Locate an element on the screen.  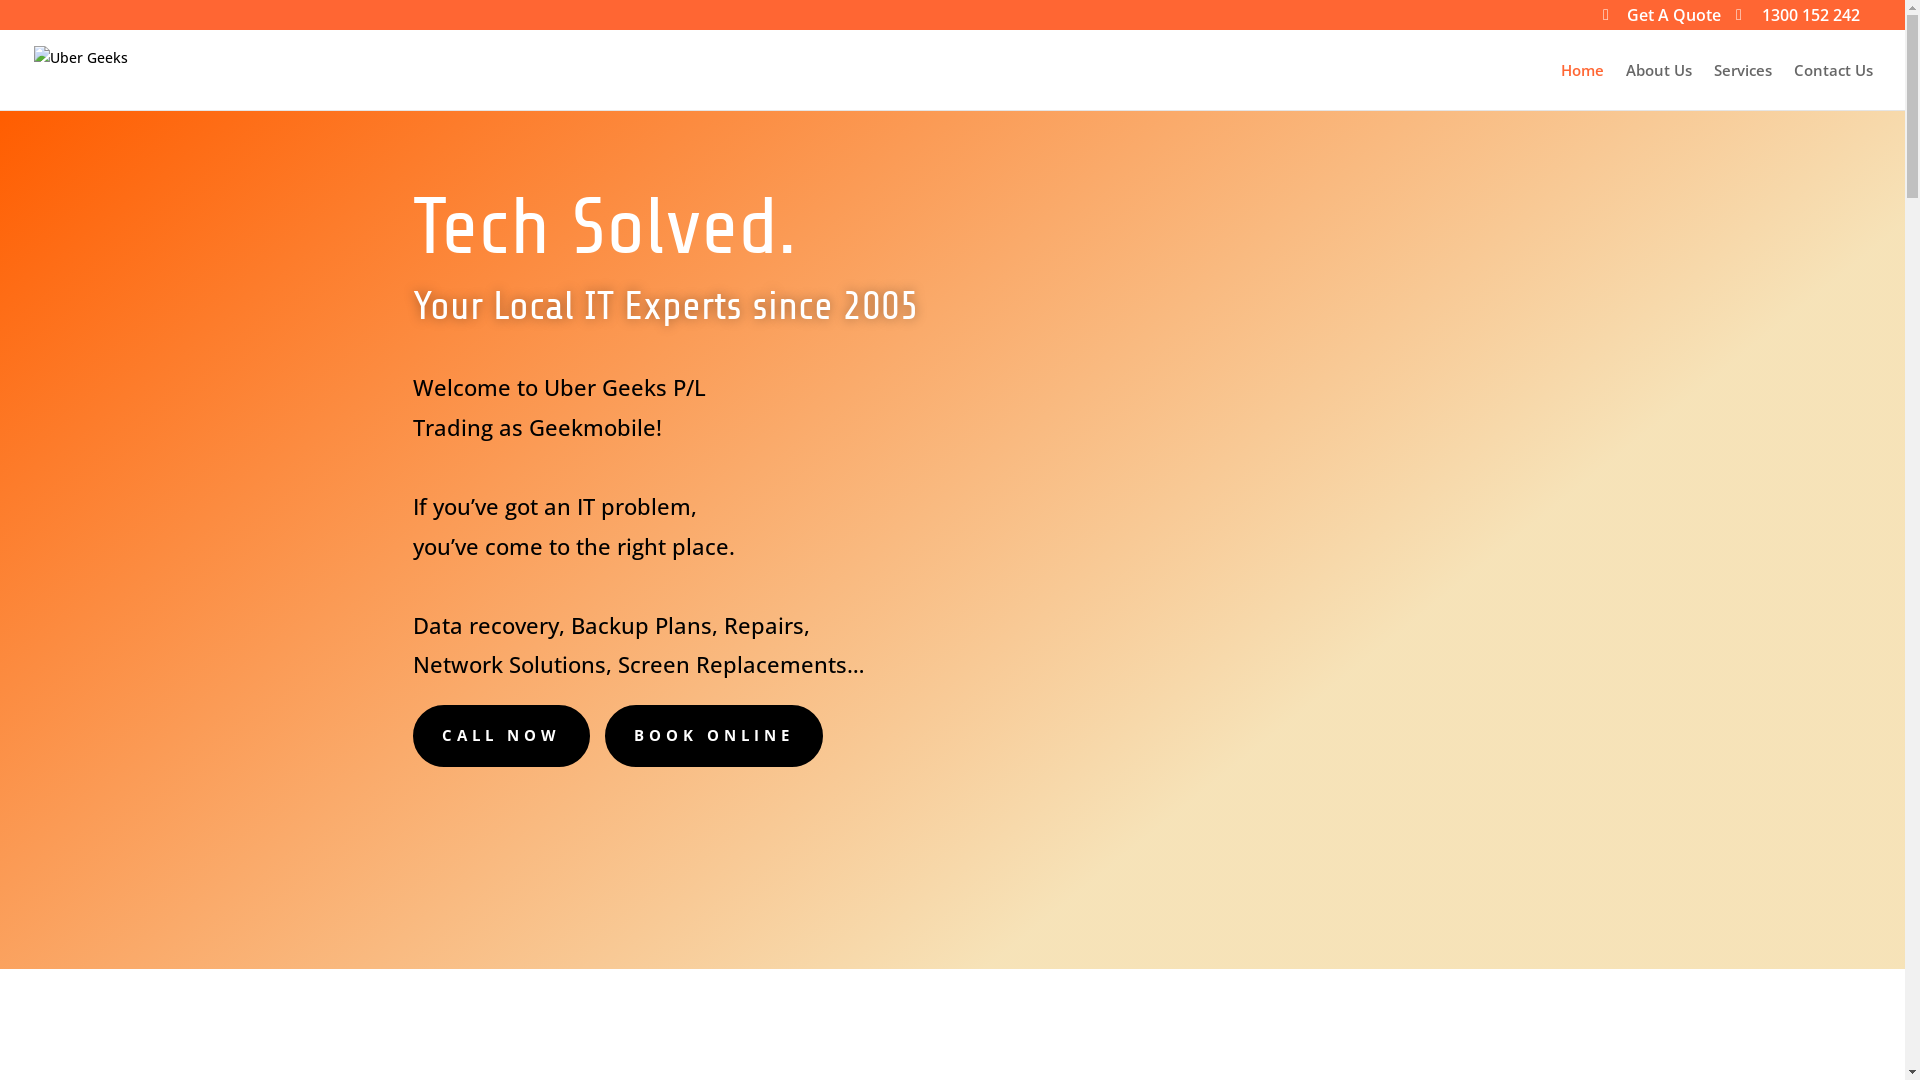
'BOOK ONLINE' is located at coordinates (713, 736).